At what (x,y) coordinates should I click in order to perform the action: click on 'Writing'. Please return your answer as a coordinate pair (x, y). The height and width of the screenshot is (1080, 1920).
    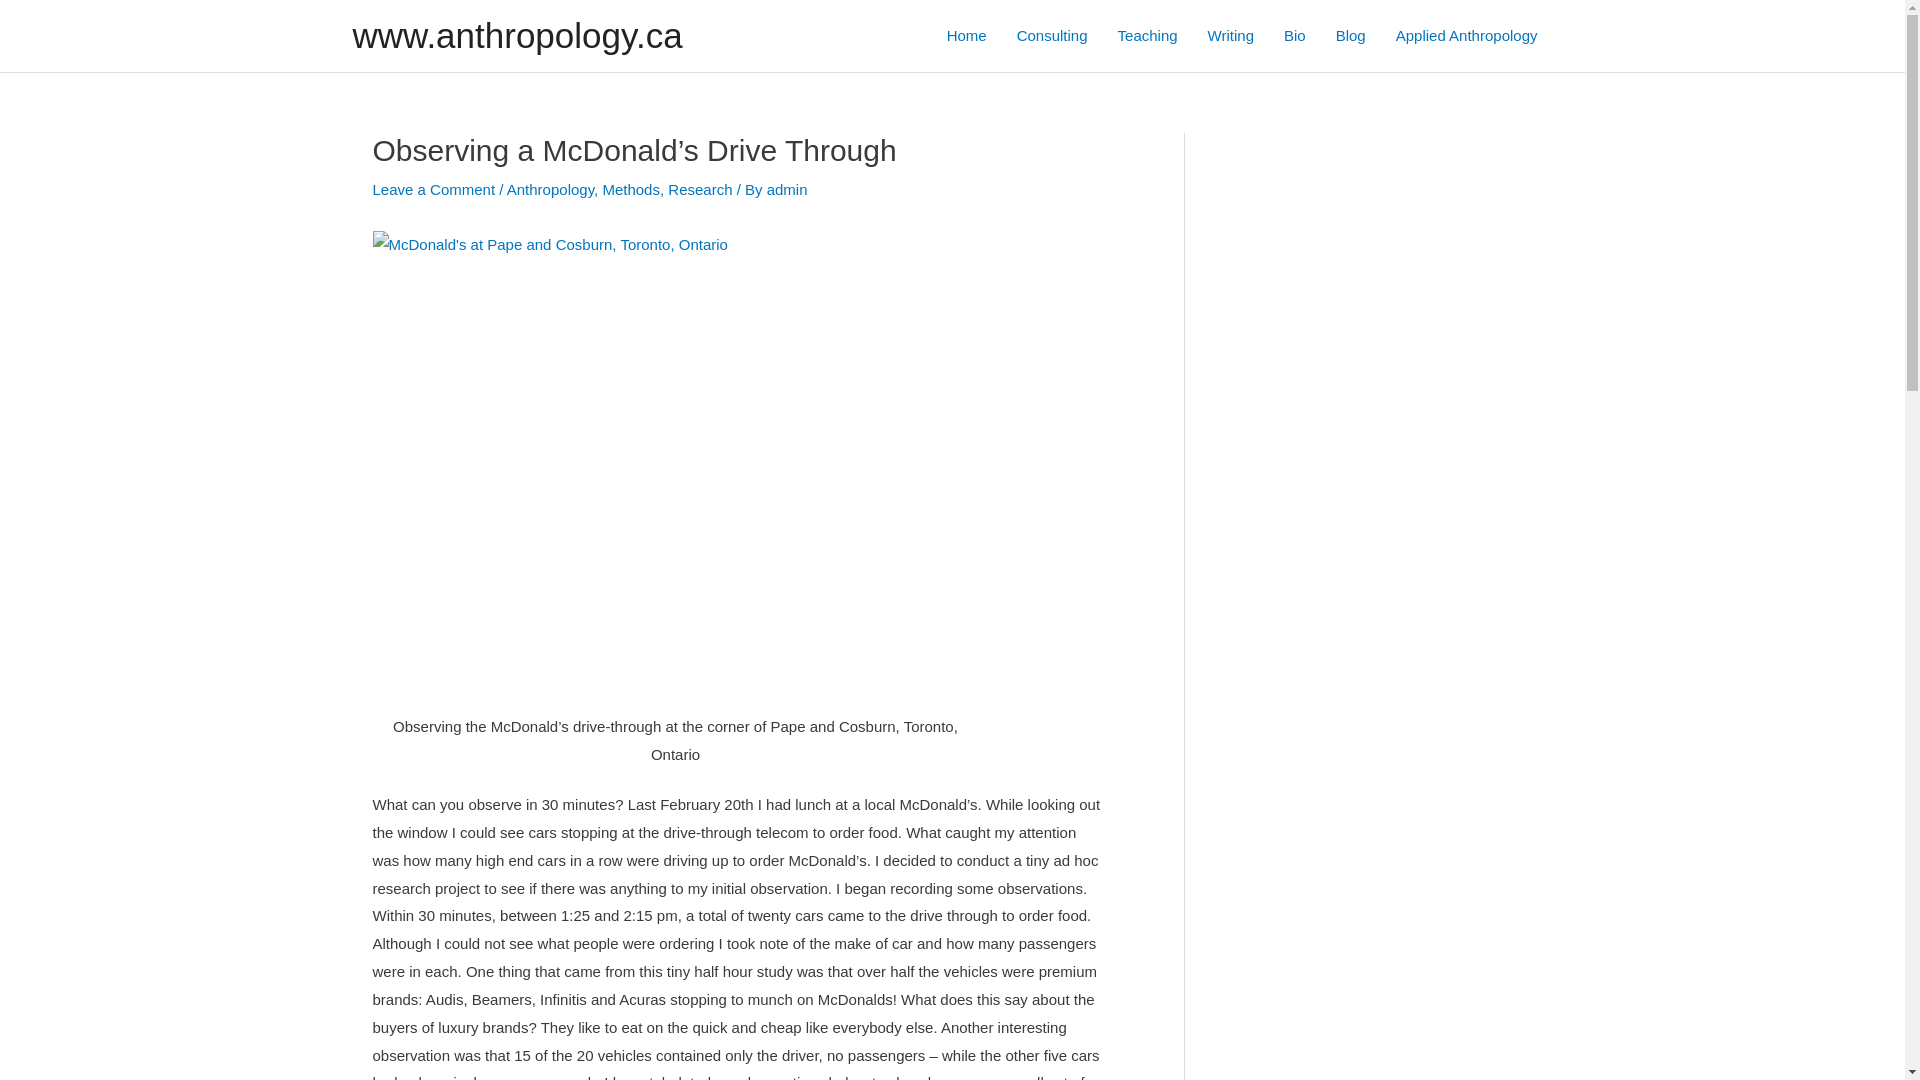
    Looking at the image, I should click on (1229, 35).